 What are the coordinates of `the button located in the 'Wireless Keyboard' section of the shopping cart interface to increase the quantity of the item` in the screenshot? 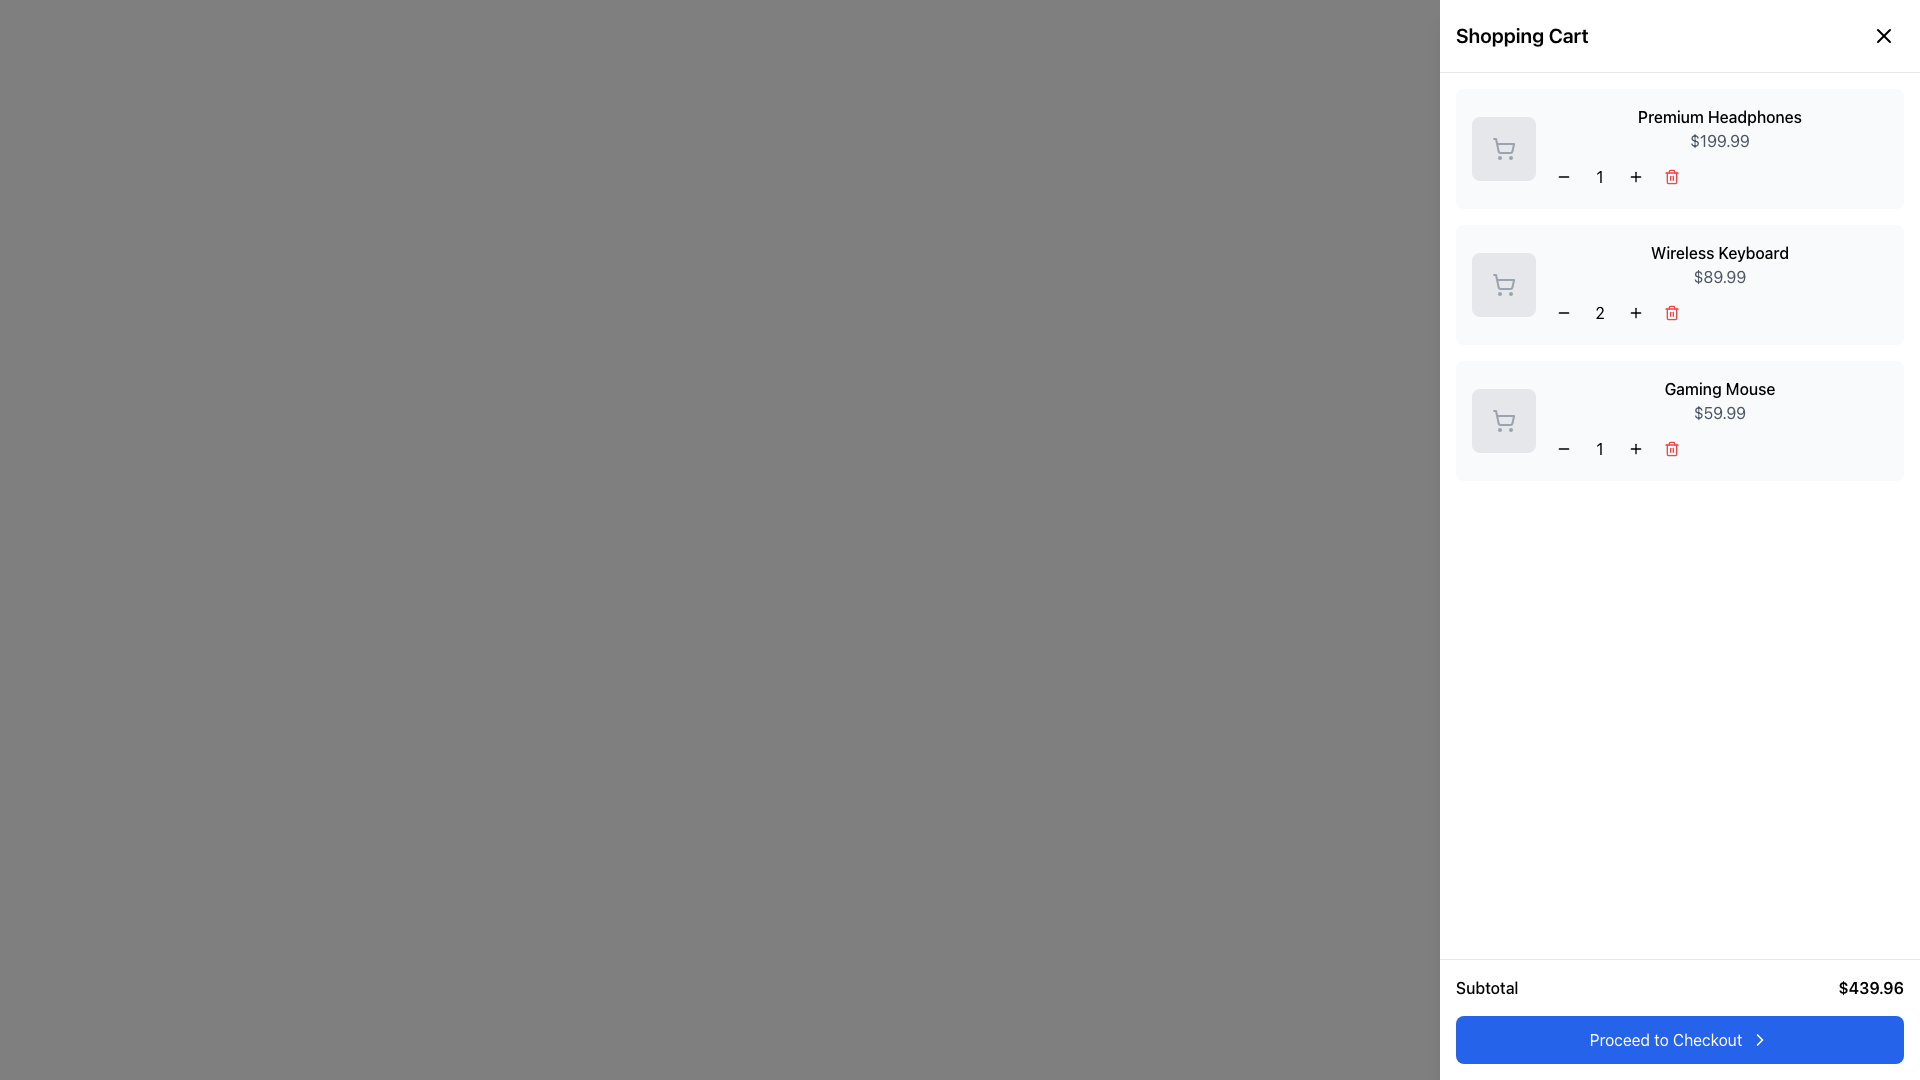 It's located at (1636, 312).